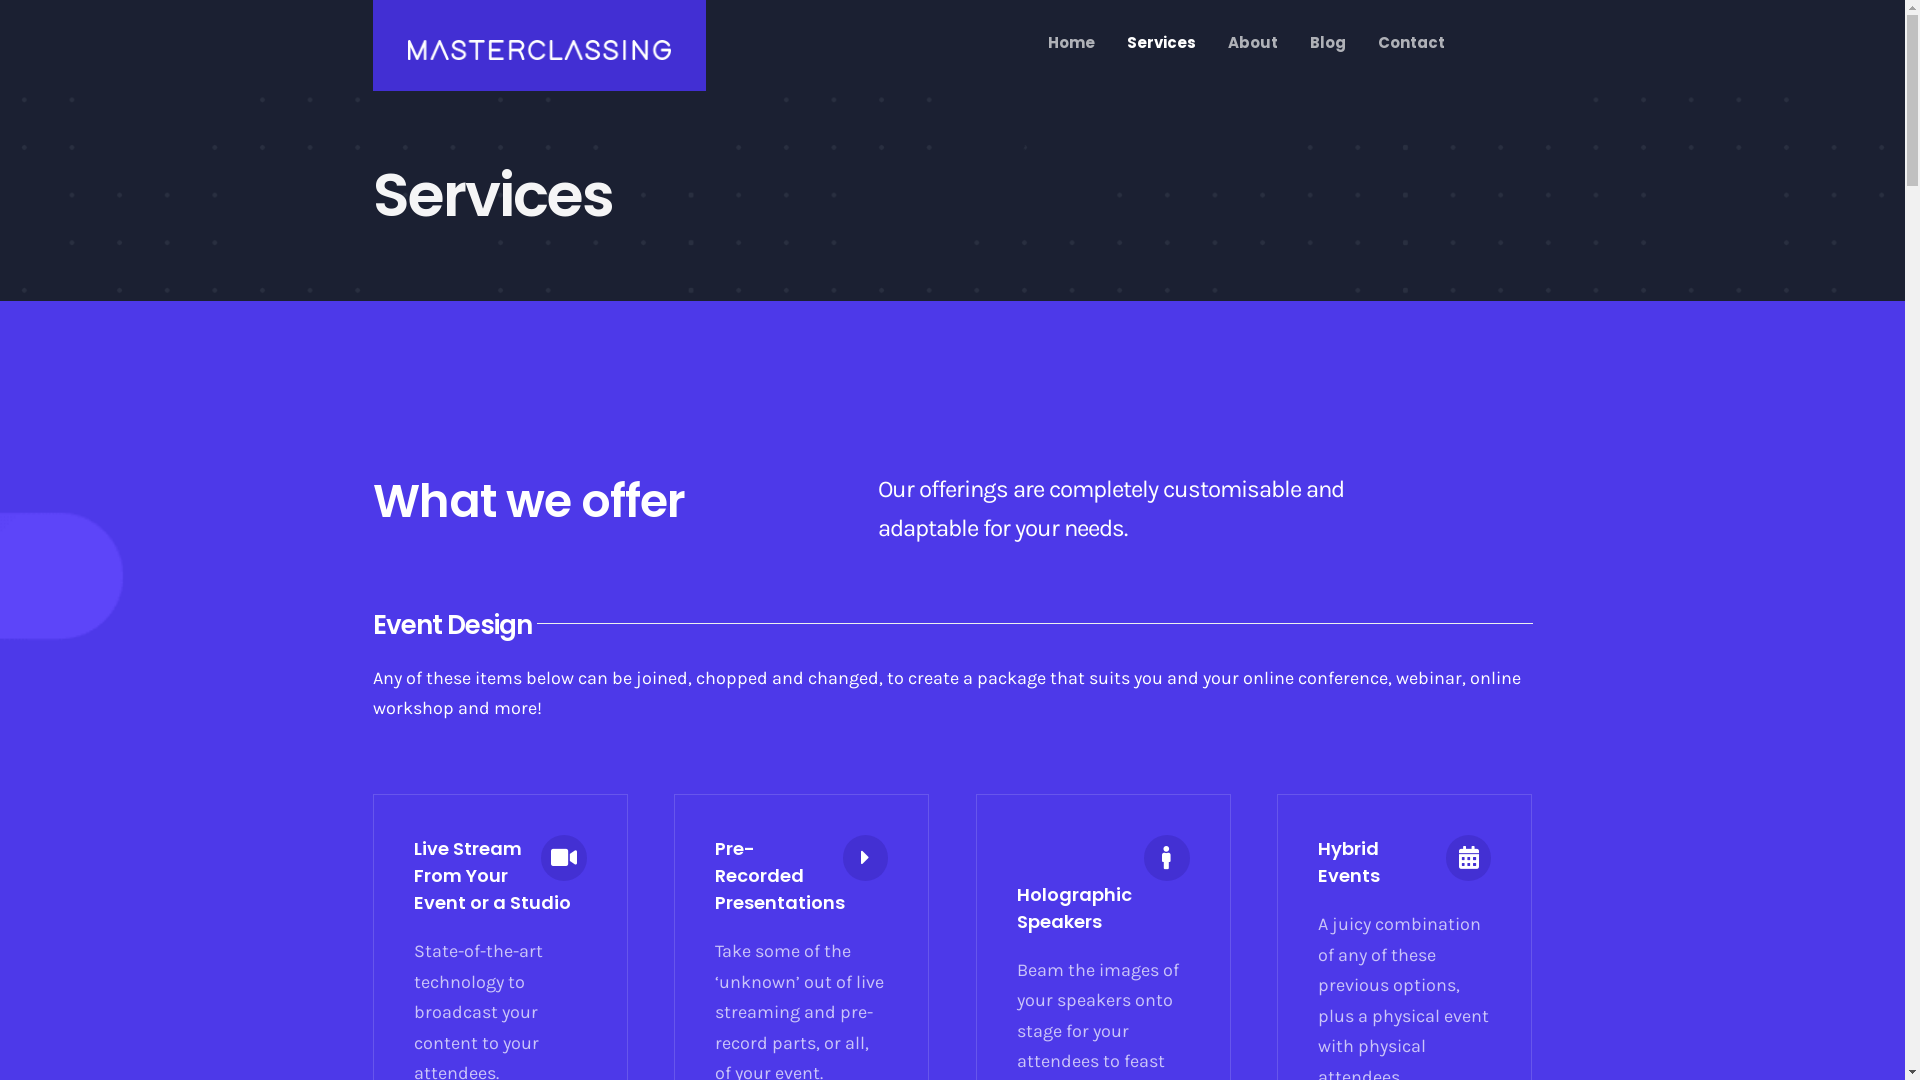 This screenshot has height=1080, width=1920. I want to click on 'Blog', so click(1328, 42).